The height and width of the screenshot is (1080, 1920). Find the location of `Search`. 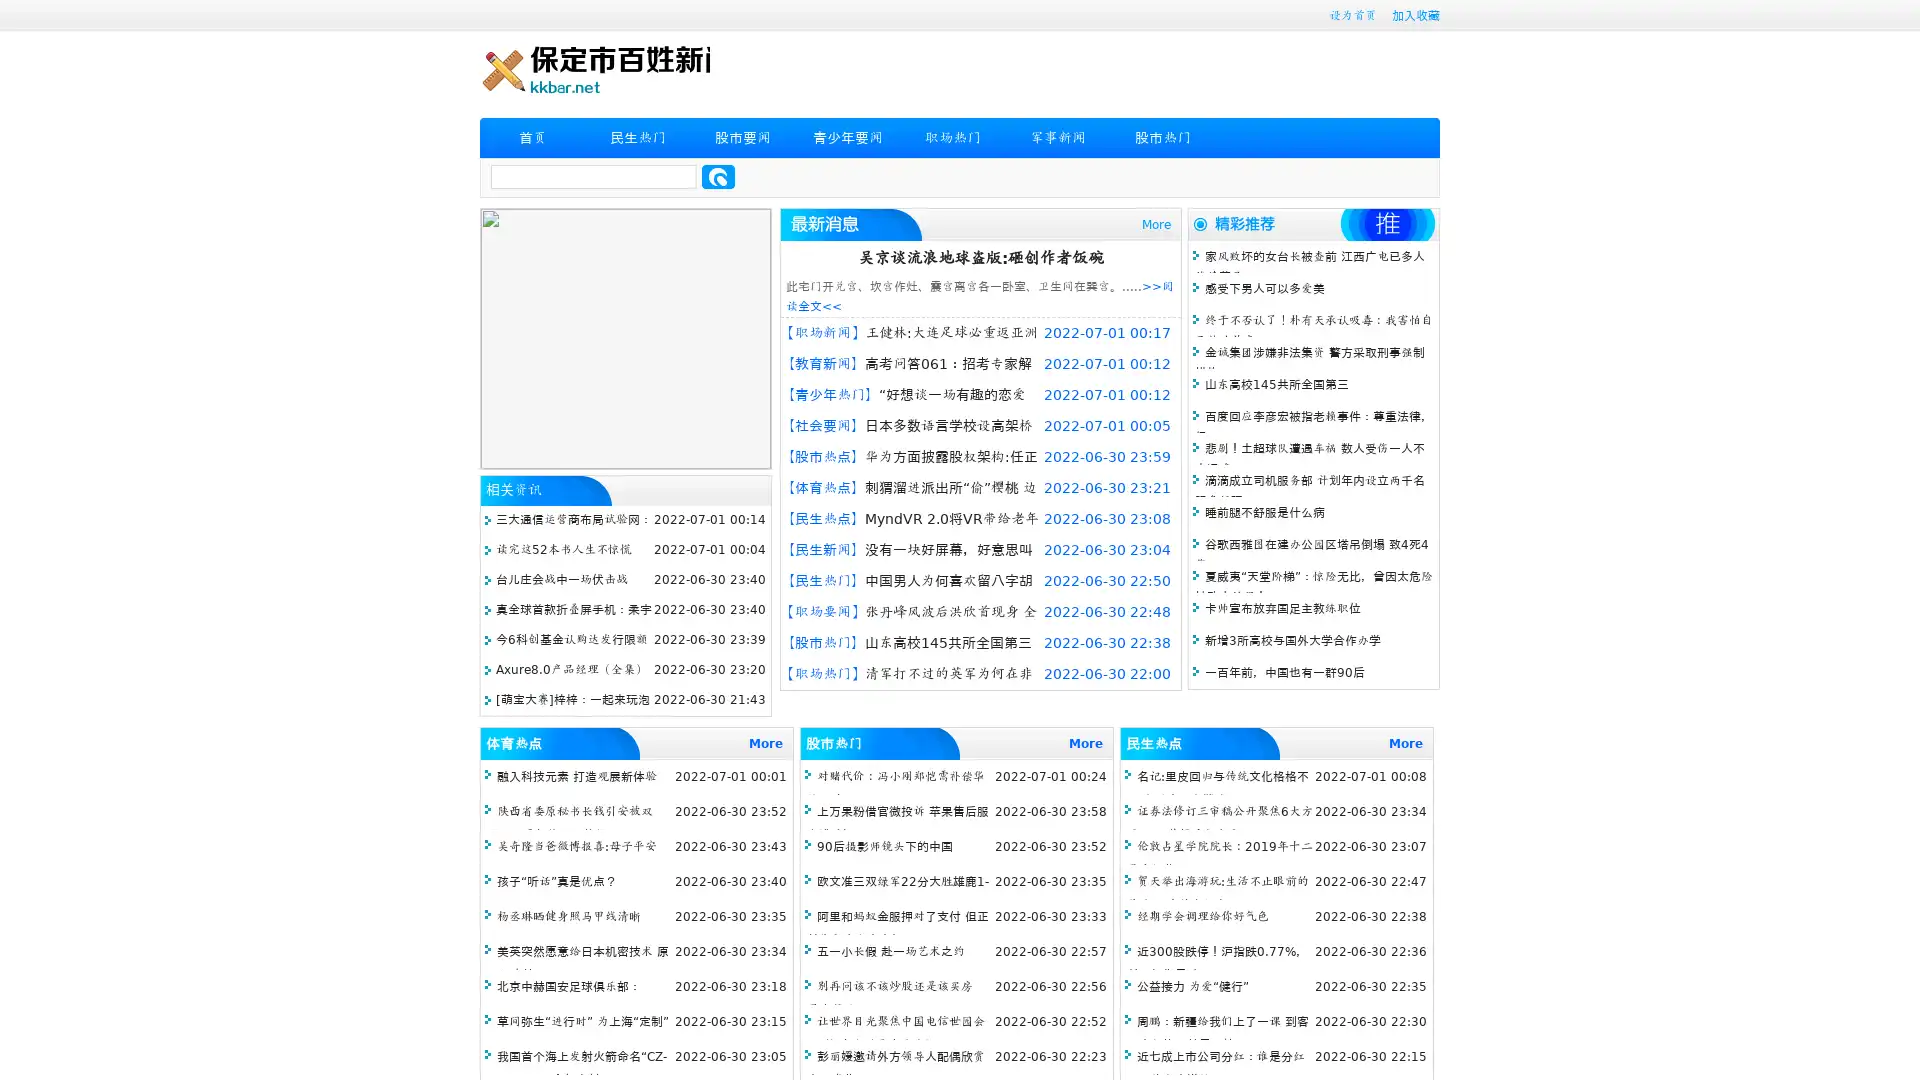

Search is located at coordinates (718, 176).